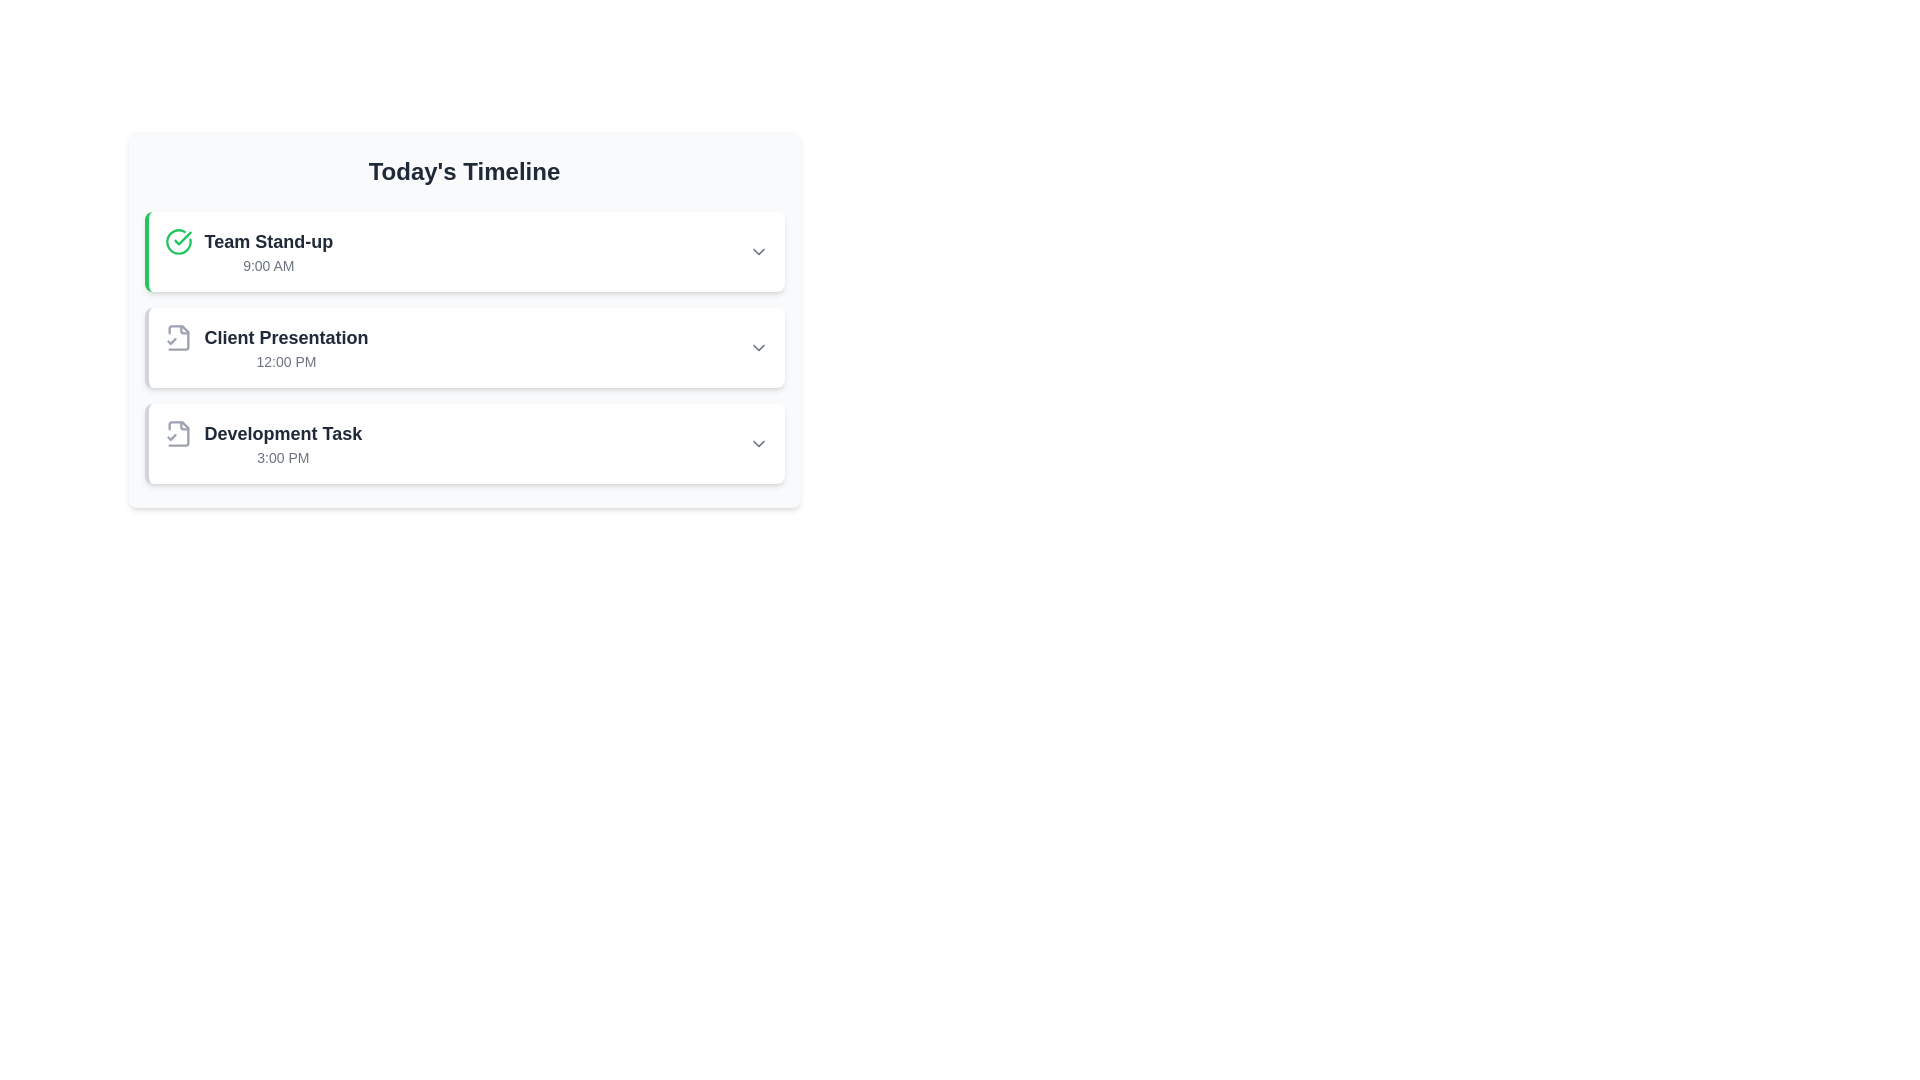 Image resolution: width=1920 pixels, height=1080 pixels. Describe the element at coordinates (267, 265) in the screenshot. I see `the non-interactive text label displaying the time of the 'Team Stand-up' event in the timeline, located within the first entry of 'Today's Timeline'` at that location.